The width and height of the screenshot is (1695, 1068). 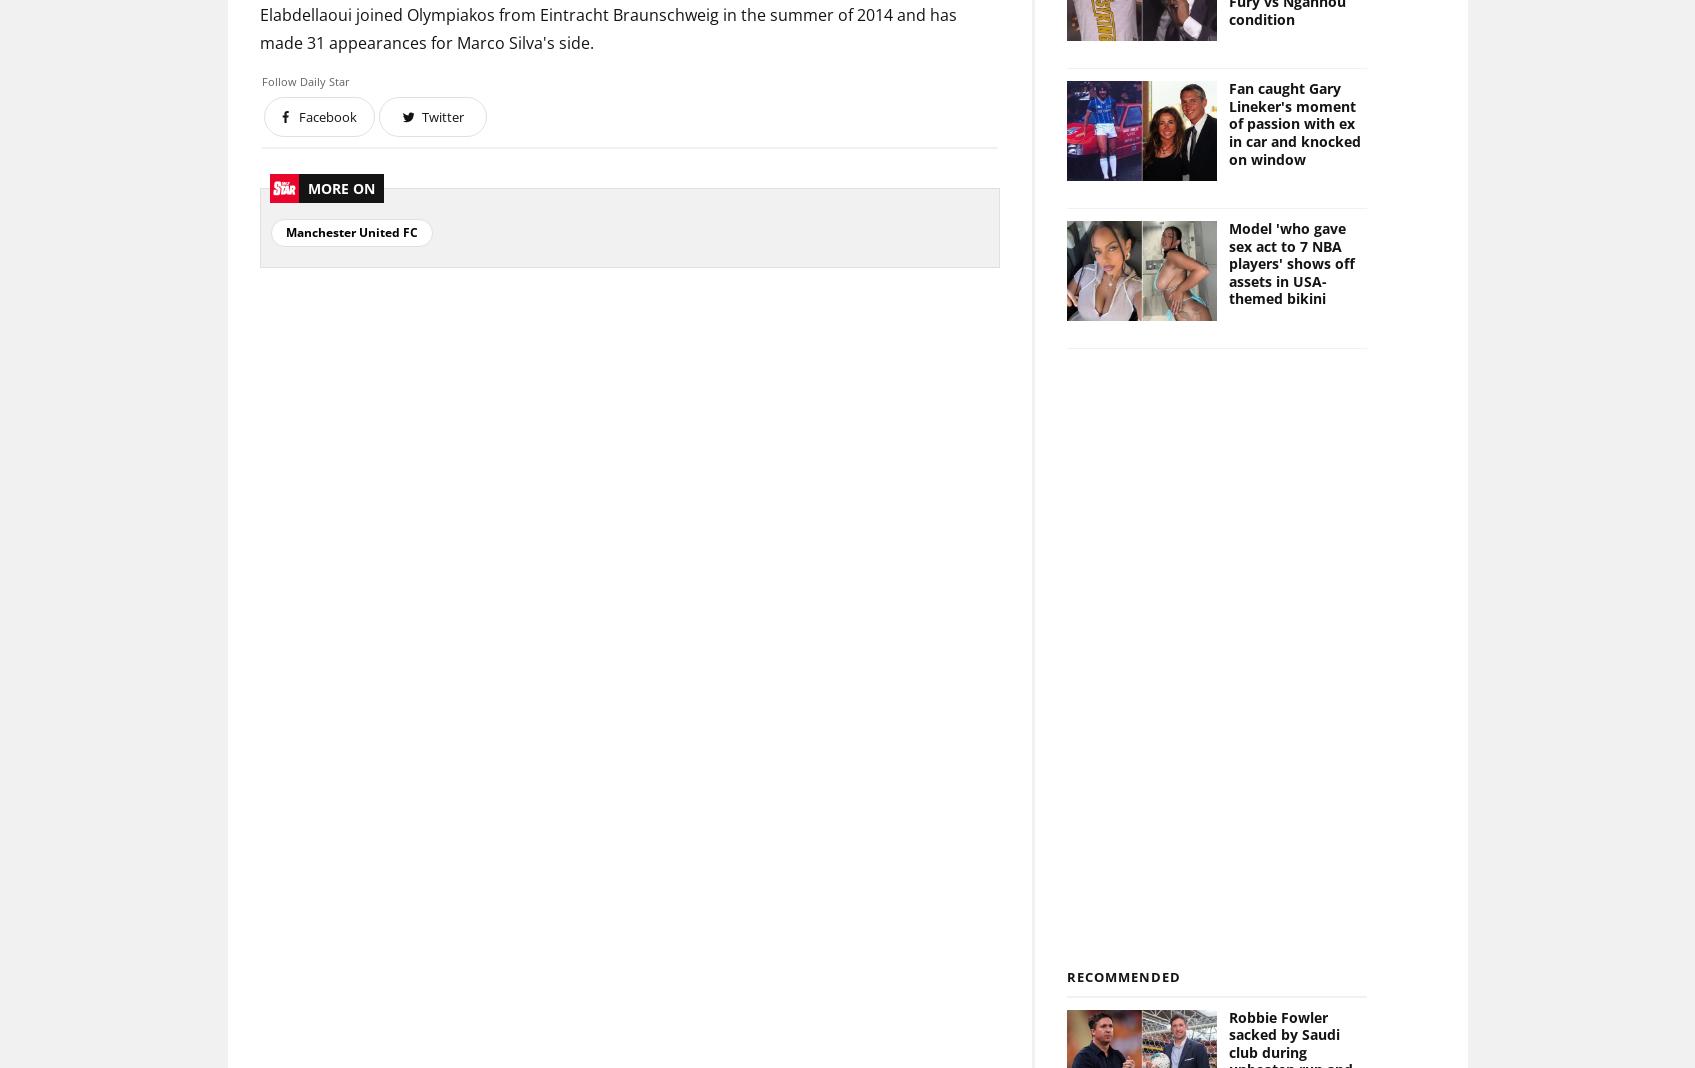 I want to click on 'Daily Star', so click(x=324, y=80).